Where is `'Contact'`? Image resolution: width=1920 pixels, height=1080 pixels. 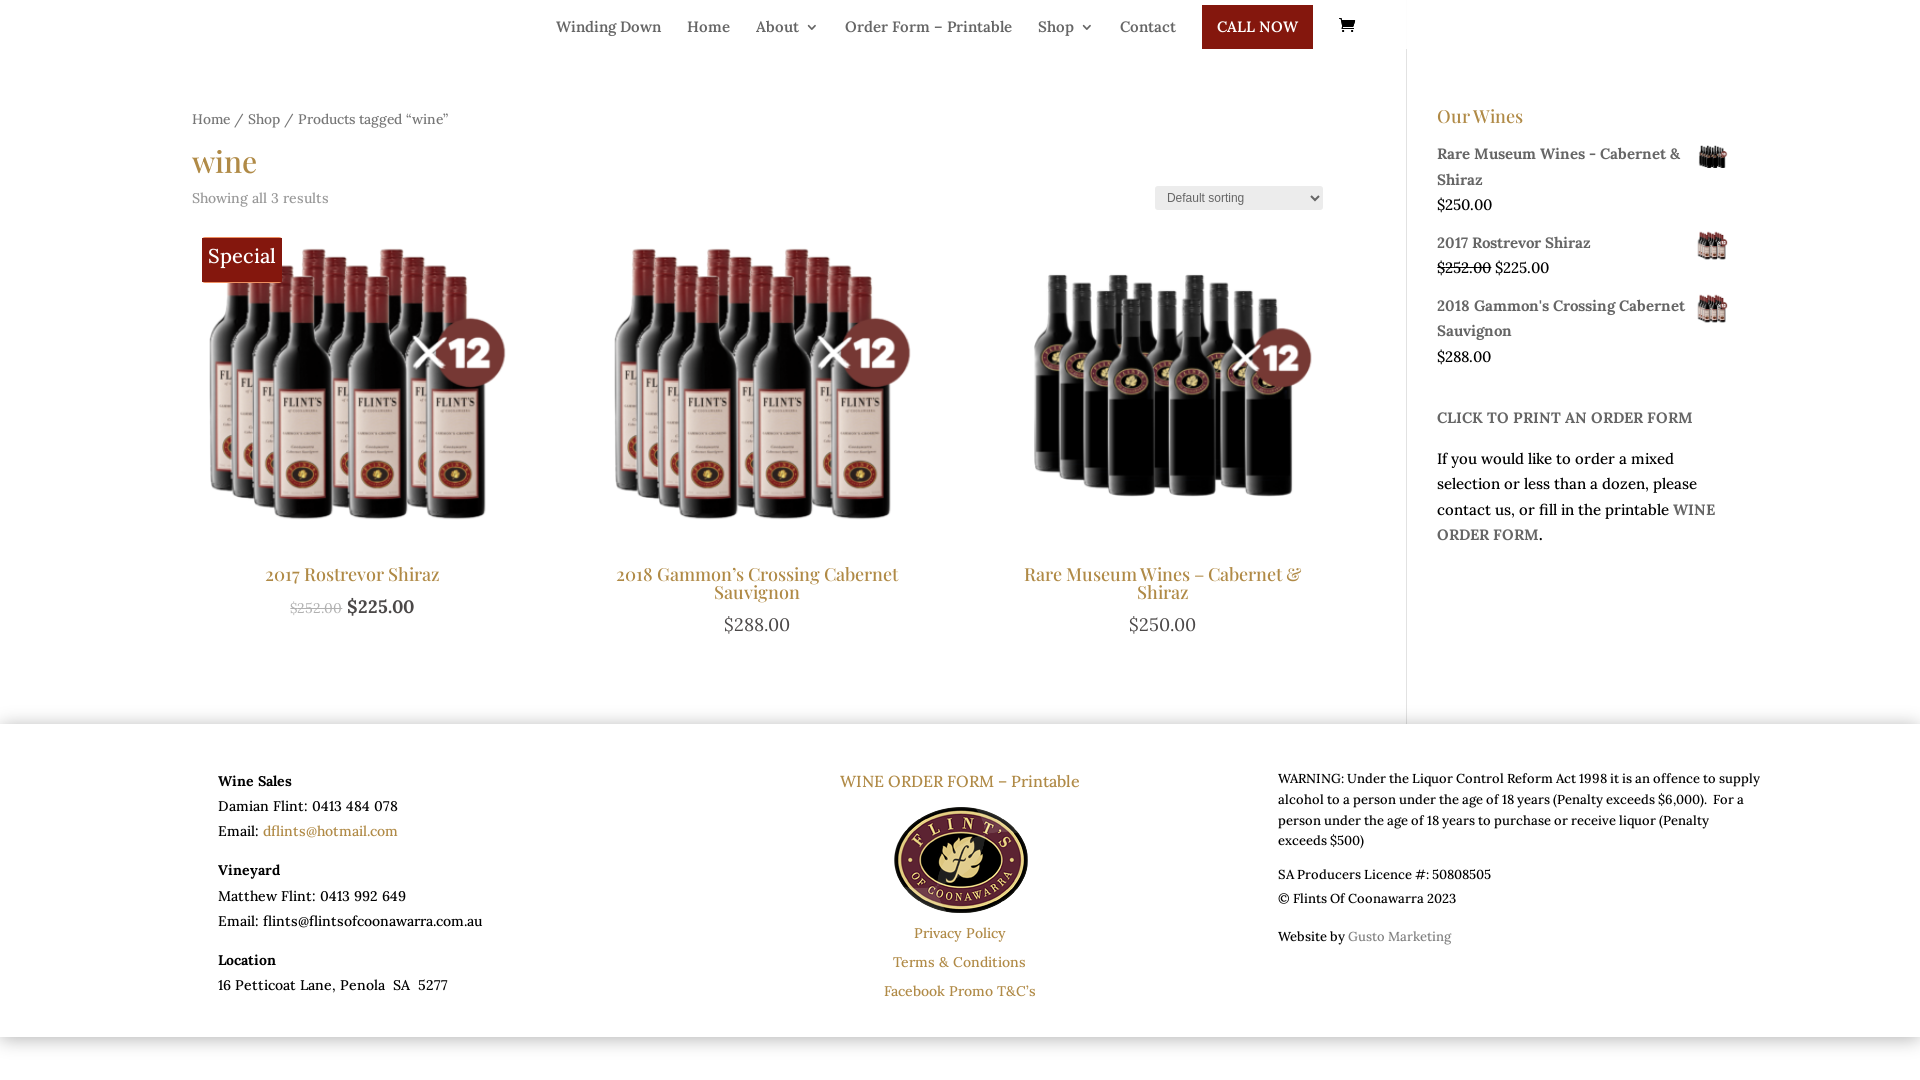 'Contact' is located at coordinates (1118, 29).